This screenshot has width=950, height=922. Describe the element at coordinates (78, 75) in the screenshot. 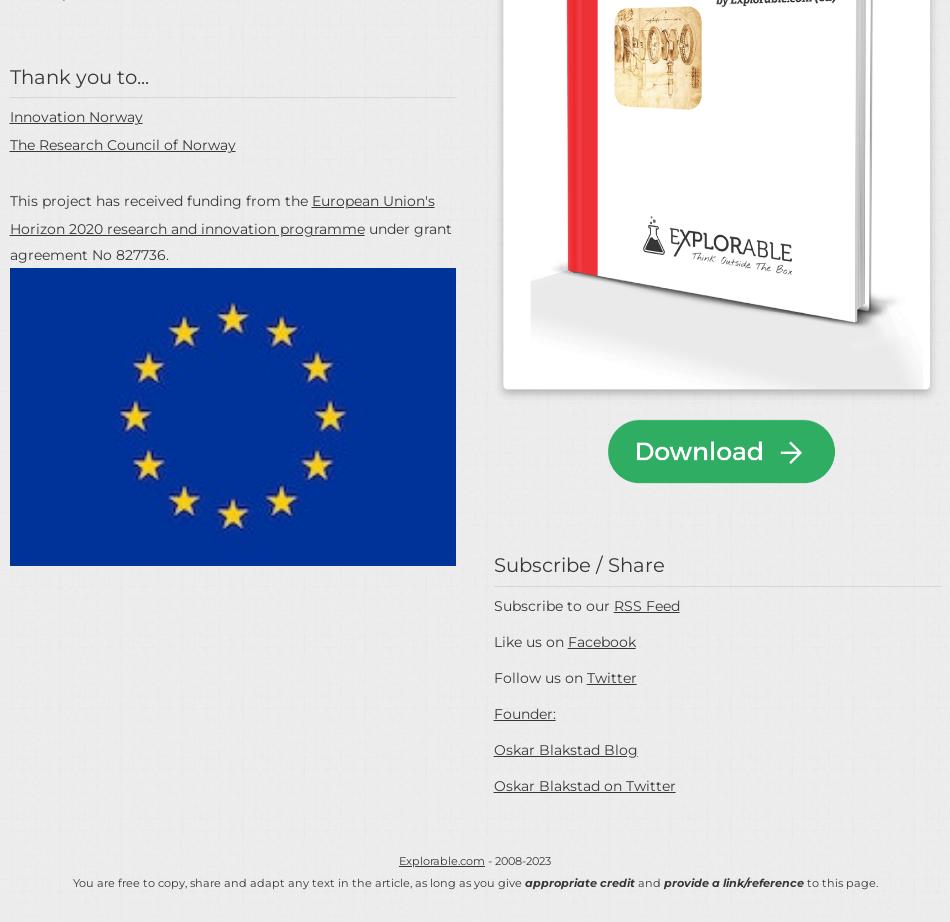

I see `'Thank you to...'` at that location.